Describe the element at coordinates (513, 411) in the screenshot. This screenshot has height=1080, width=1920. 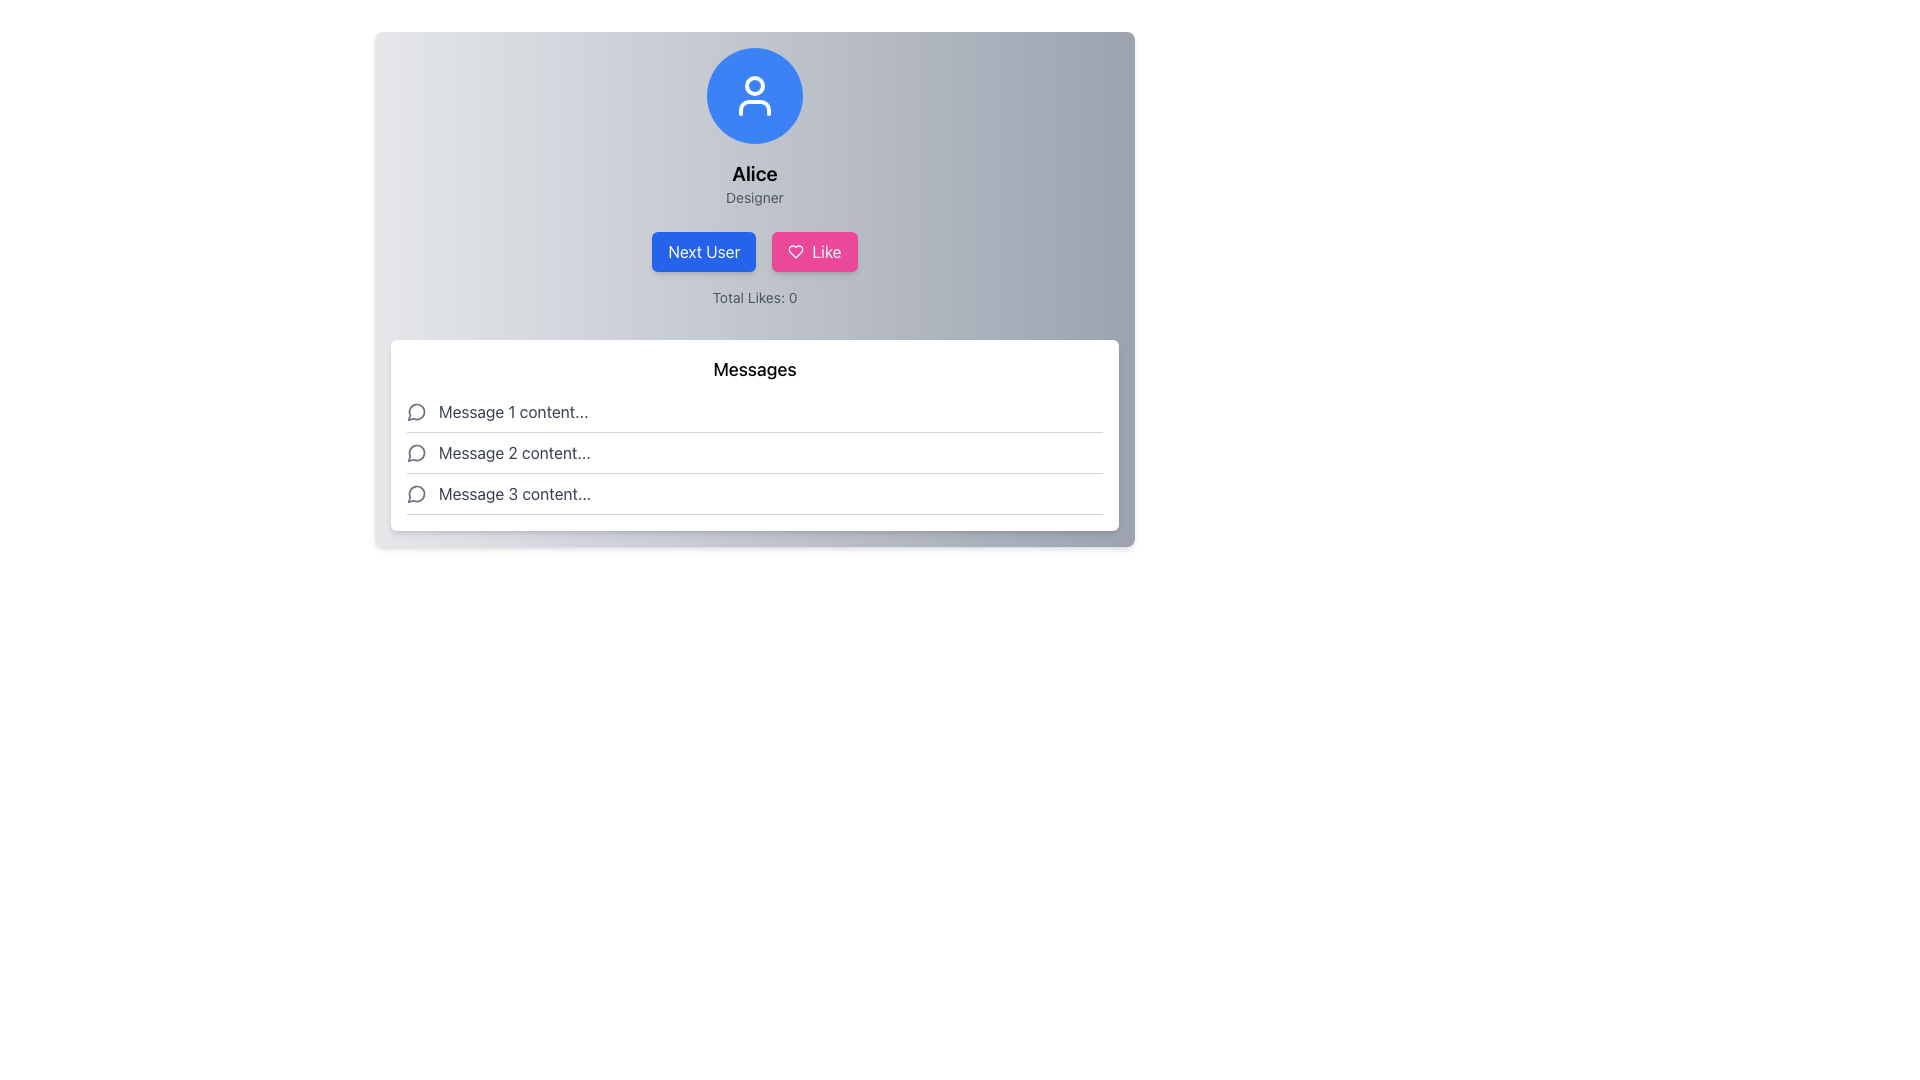
I see `the text label displaying 'Message 1 content...' in dark gray font, which is located in the first row of the 'Messages' list and is positioned to the right of the accompanying message icon` at that location.